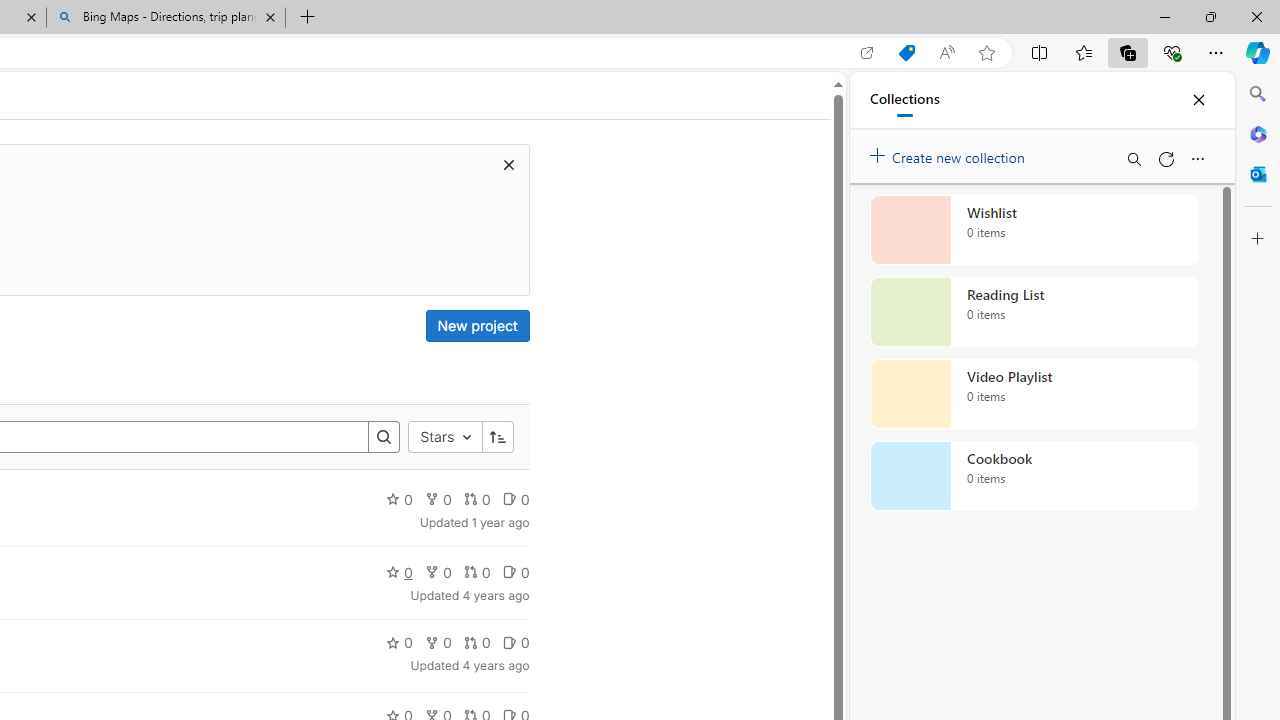  Describe the element at coordinates (905, 52) in the screenshot. I see `'Shopping in Microsoft Edge'` at that location.